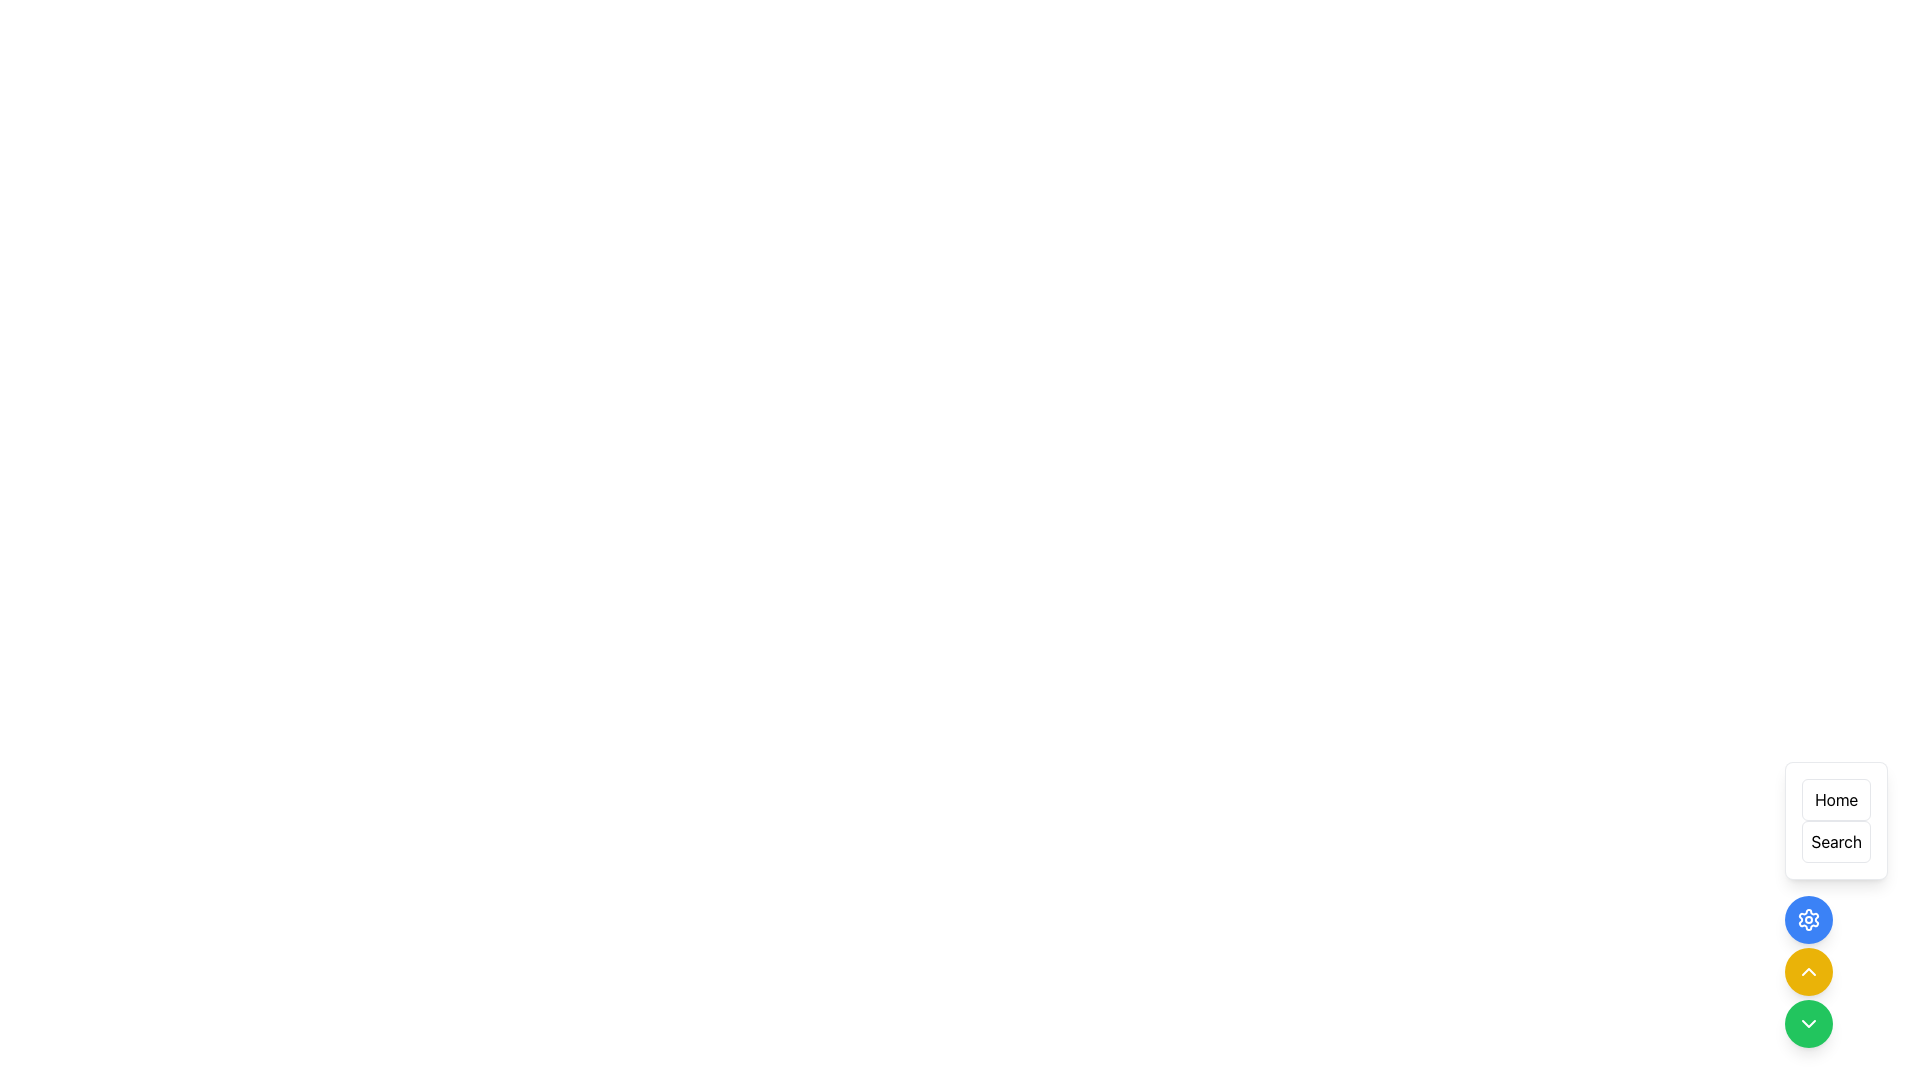 The image size is (1920, 1080). I want to click on the 'Home' text in the sidebar navigation menu, so click(1836, 798).